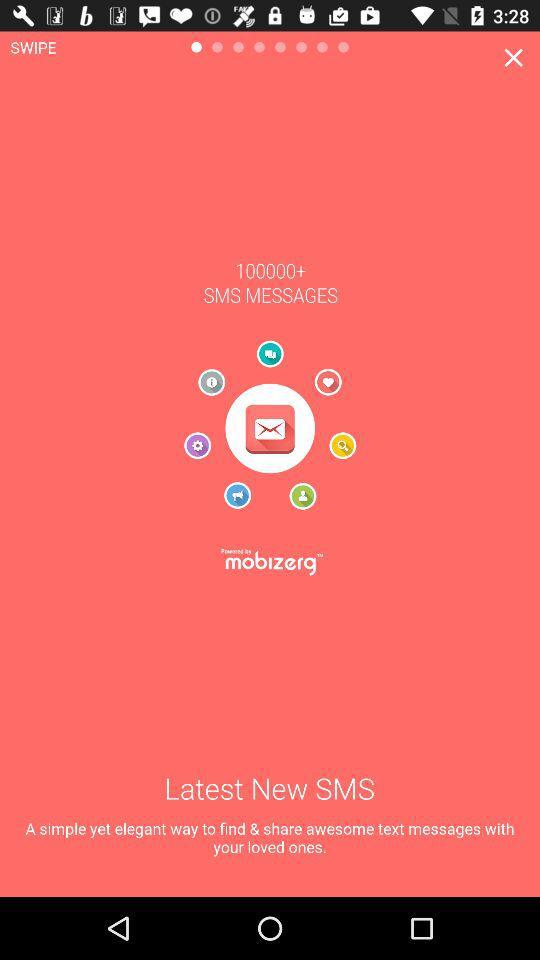  Describe the element at coordinates (513, 56) in the screenshot. I see `page` at that location.